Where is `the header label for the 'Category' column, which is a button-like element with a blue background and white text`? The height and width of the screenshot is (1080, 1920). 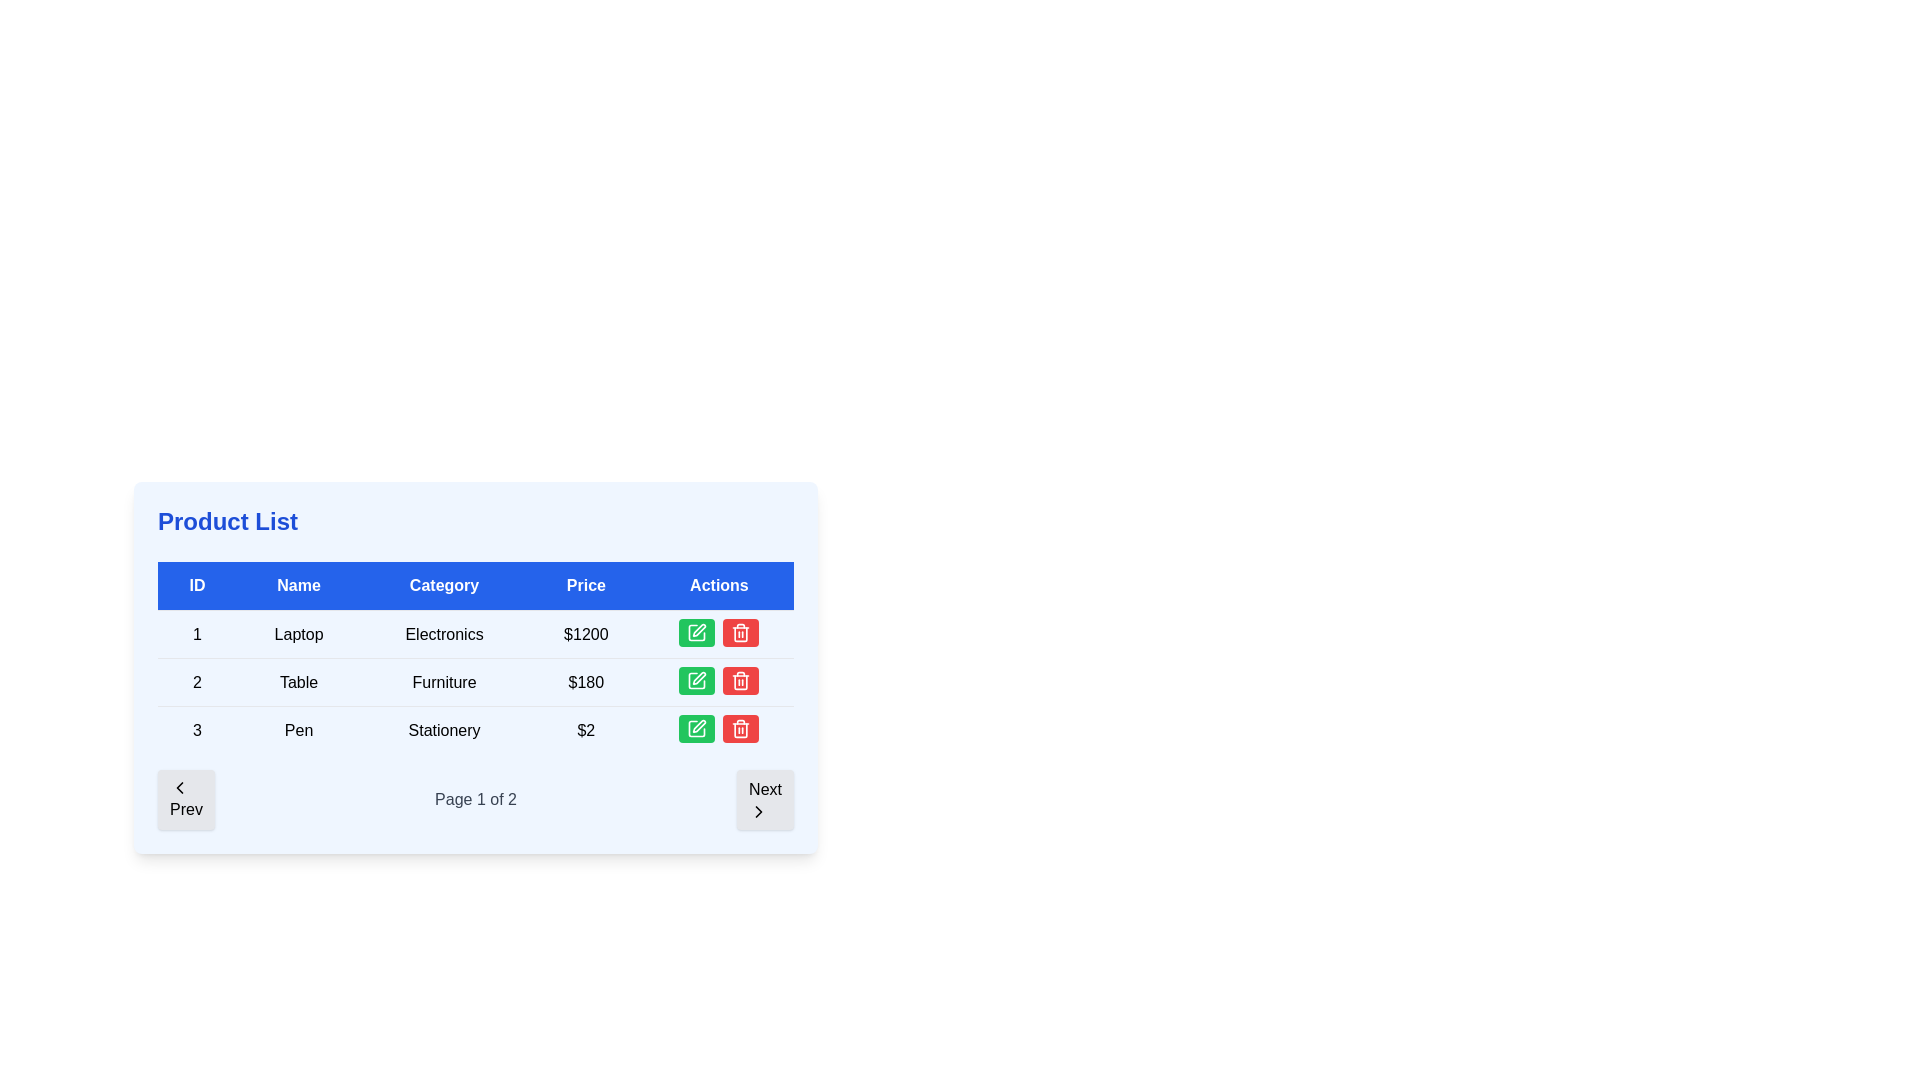
the header label for the 'Category' column, which is a button-like element with a blue background and white text is located at coordinates (443, 585).